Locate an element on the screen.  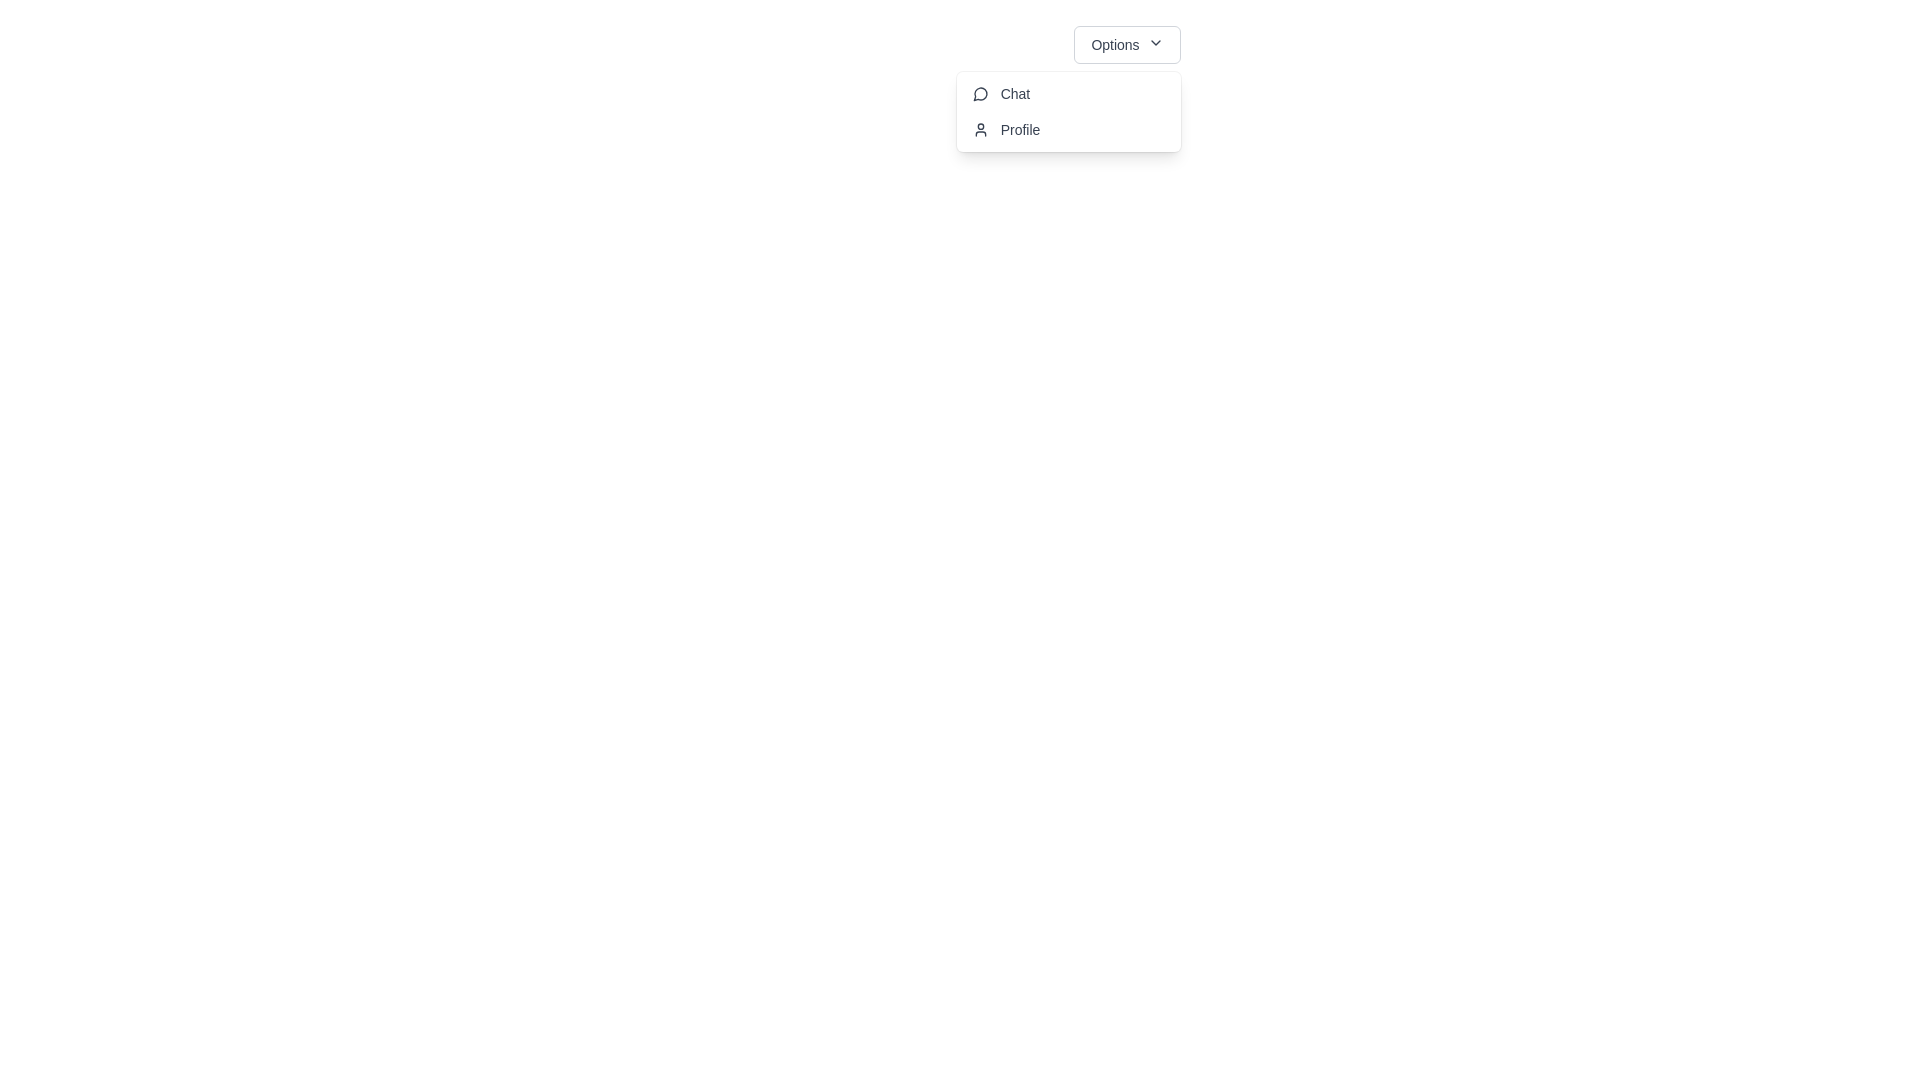
the chat icon located to the left of the 'Chat' text label within the dropdown menu below the 'Options' button is located at coordinates (980, 94).